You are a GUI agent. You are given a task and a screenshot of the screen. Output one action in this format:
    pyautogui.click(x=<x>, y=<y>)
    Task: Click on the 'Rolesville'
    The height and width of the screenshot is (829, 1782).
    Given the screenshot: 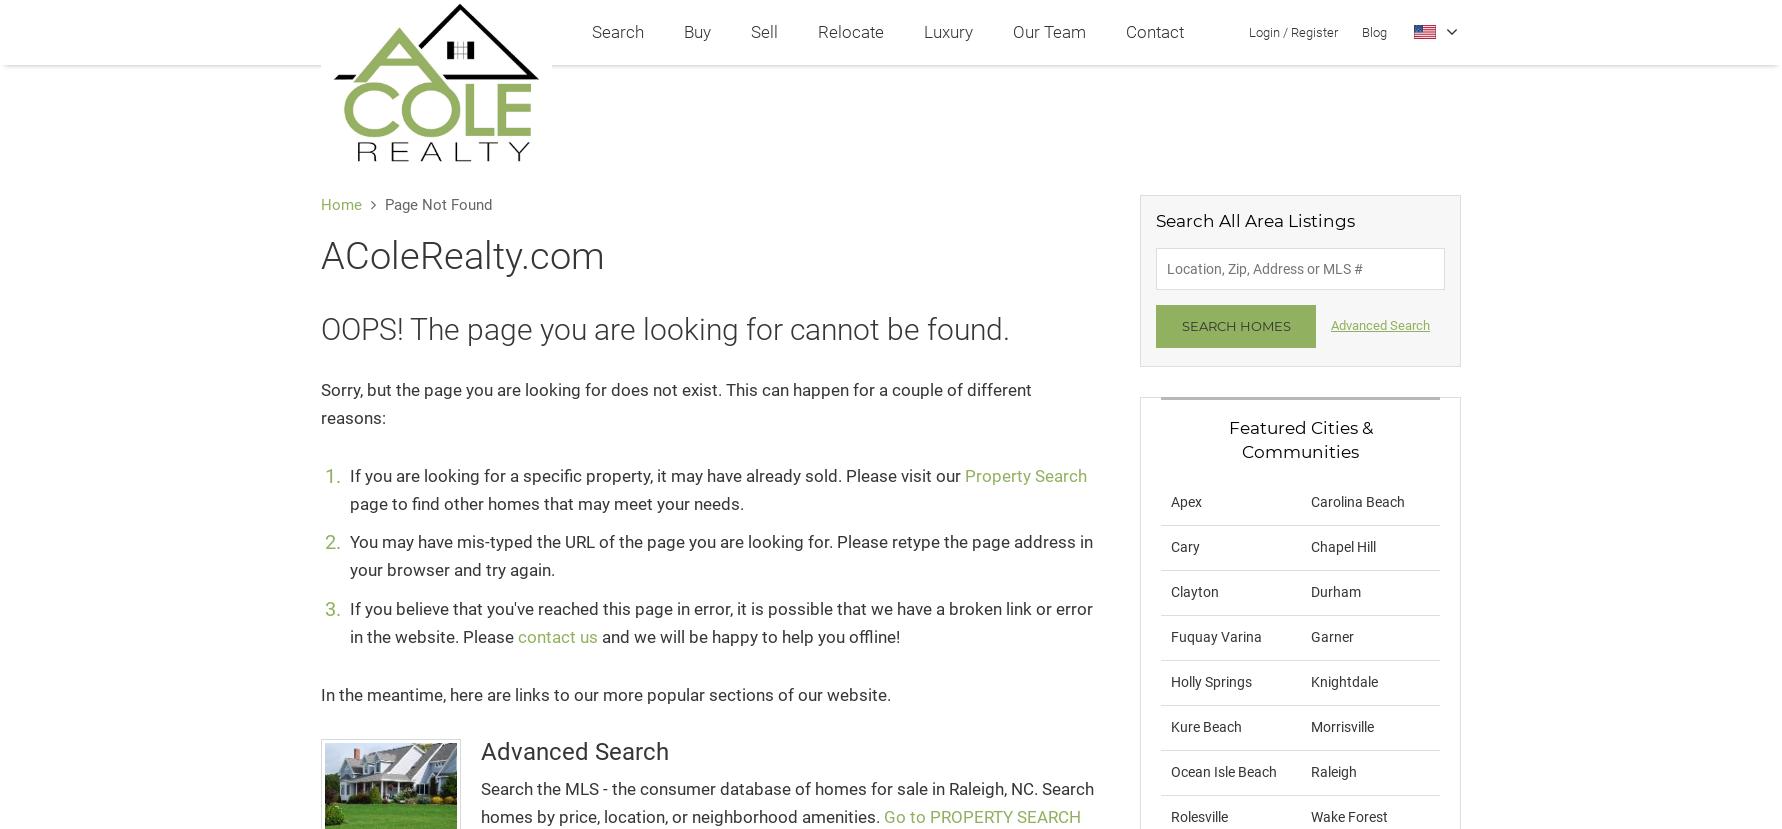 What is the action you would take?
    pyautogui.click(x=1169, y=814)
    